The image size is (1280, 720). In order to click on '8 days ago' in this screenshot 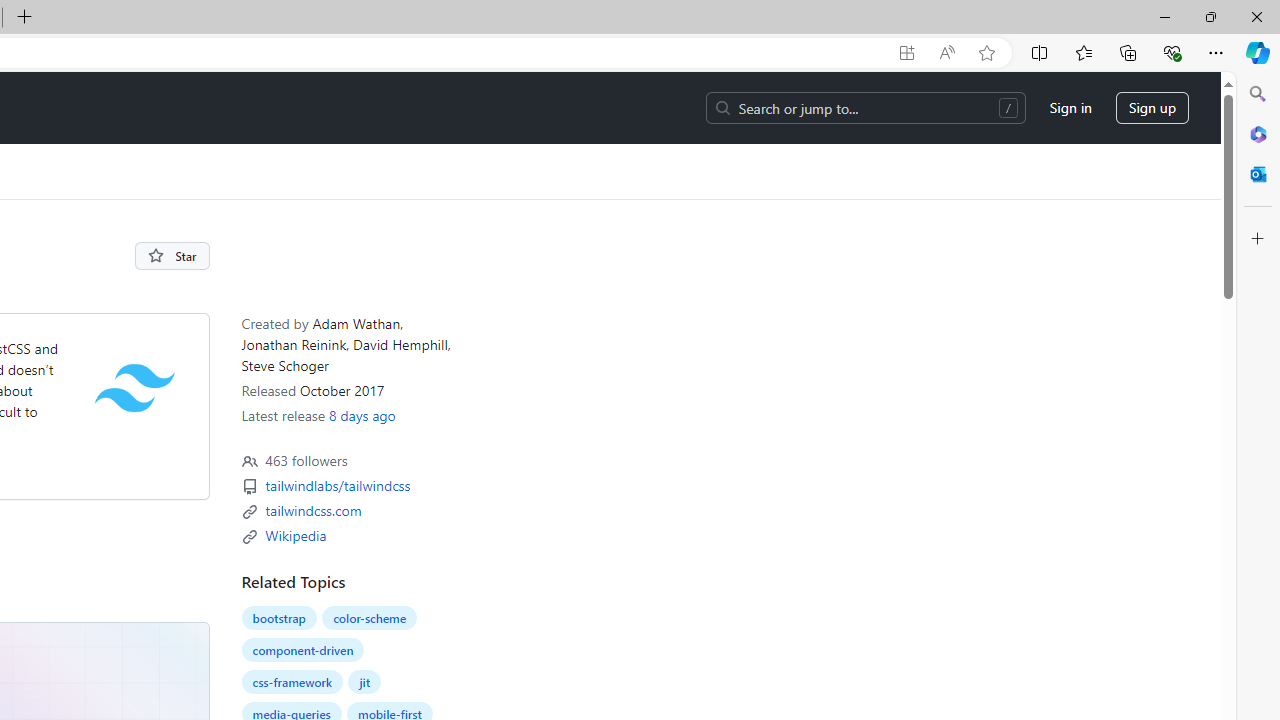, I will do `click(361, 414)`.